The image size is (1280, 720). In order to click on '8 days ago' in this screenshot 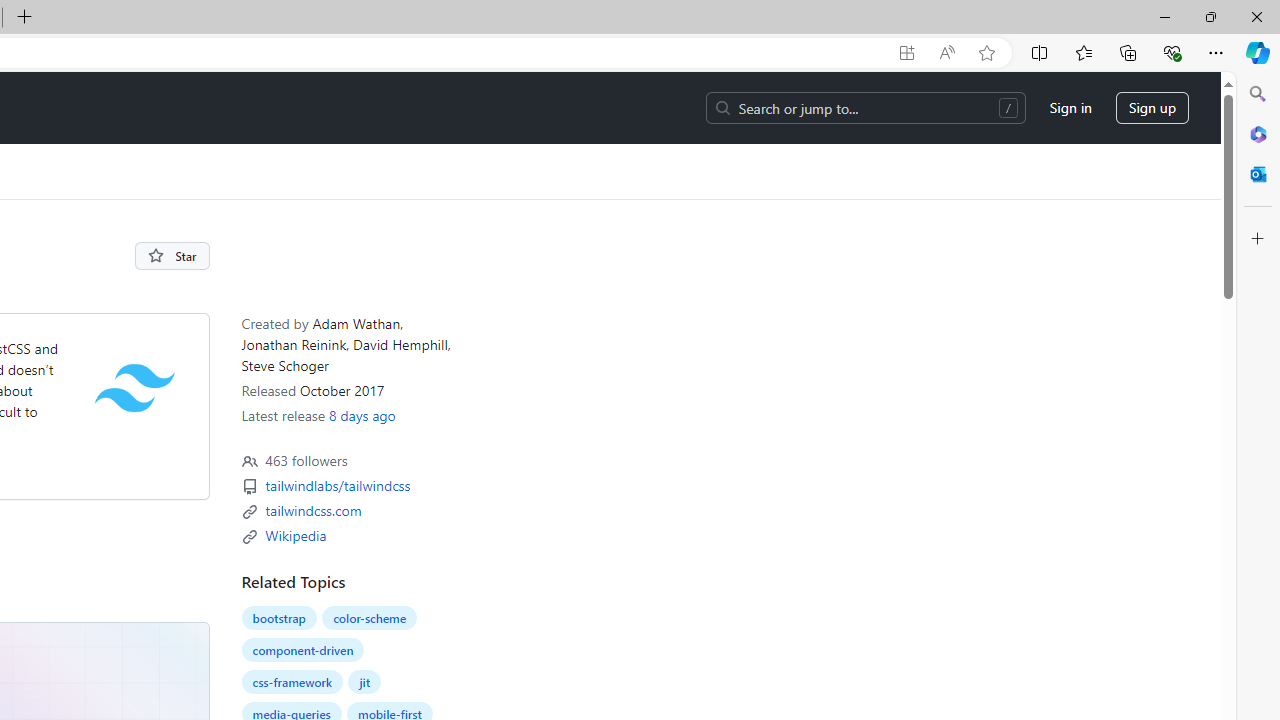, I will do `click(361, 414)`.